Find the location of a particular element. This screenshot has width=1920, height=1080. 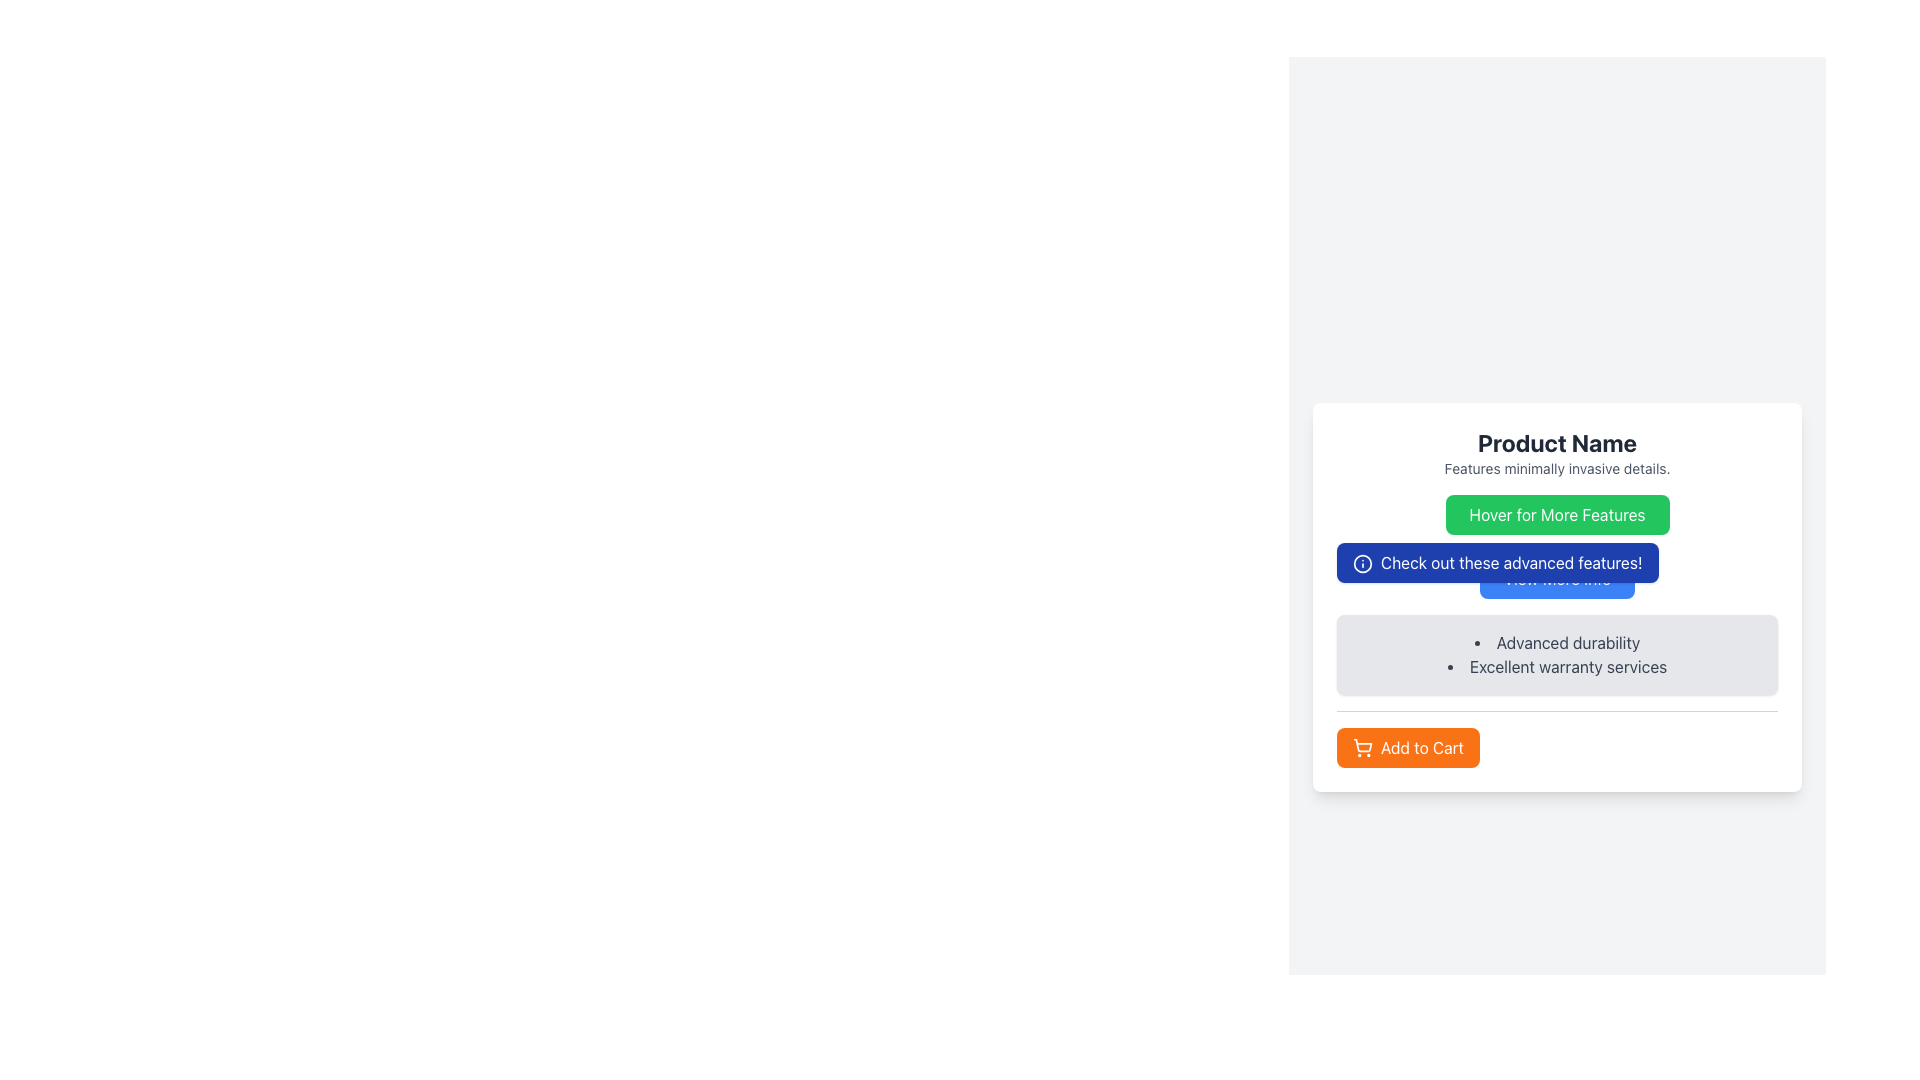

bullet-point list in the central Information block located beneath the 'Check out these advanced features!' button and above the 'Add to Cart' button is located at coordinates (1556, 654).